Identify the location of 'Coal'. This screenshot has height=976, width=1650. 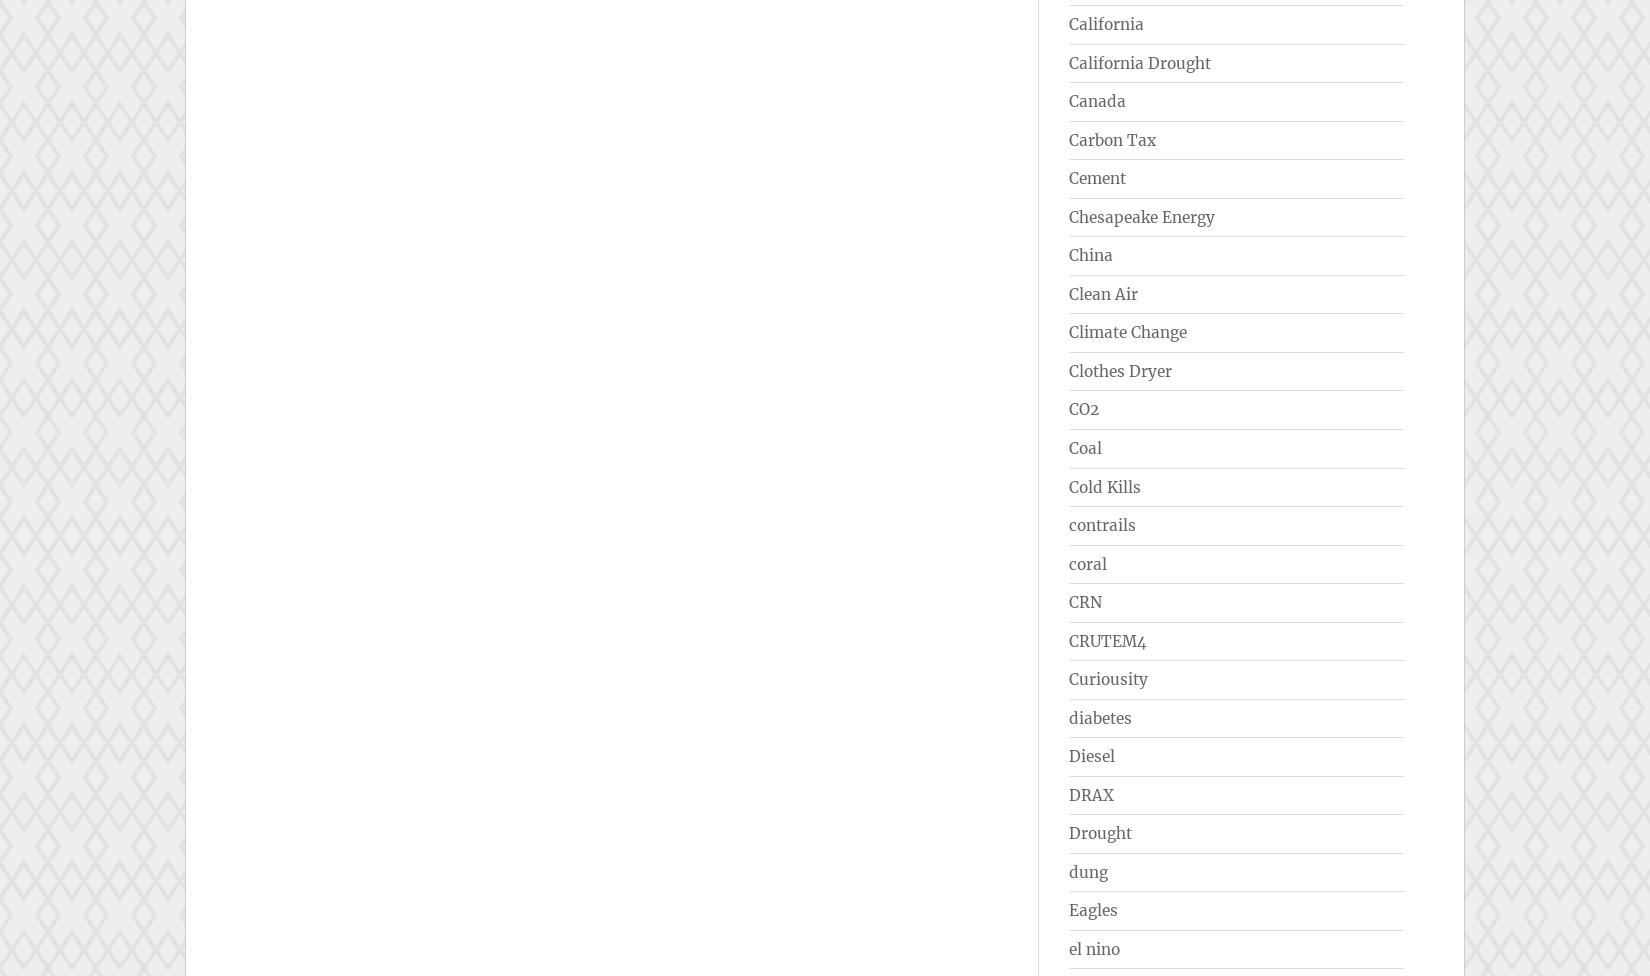
(1085, 446).